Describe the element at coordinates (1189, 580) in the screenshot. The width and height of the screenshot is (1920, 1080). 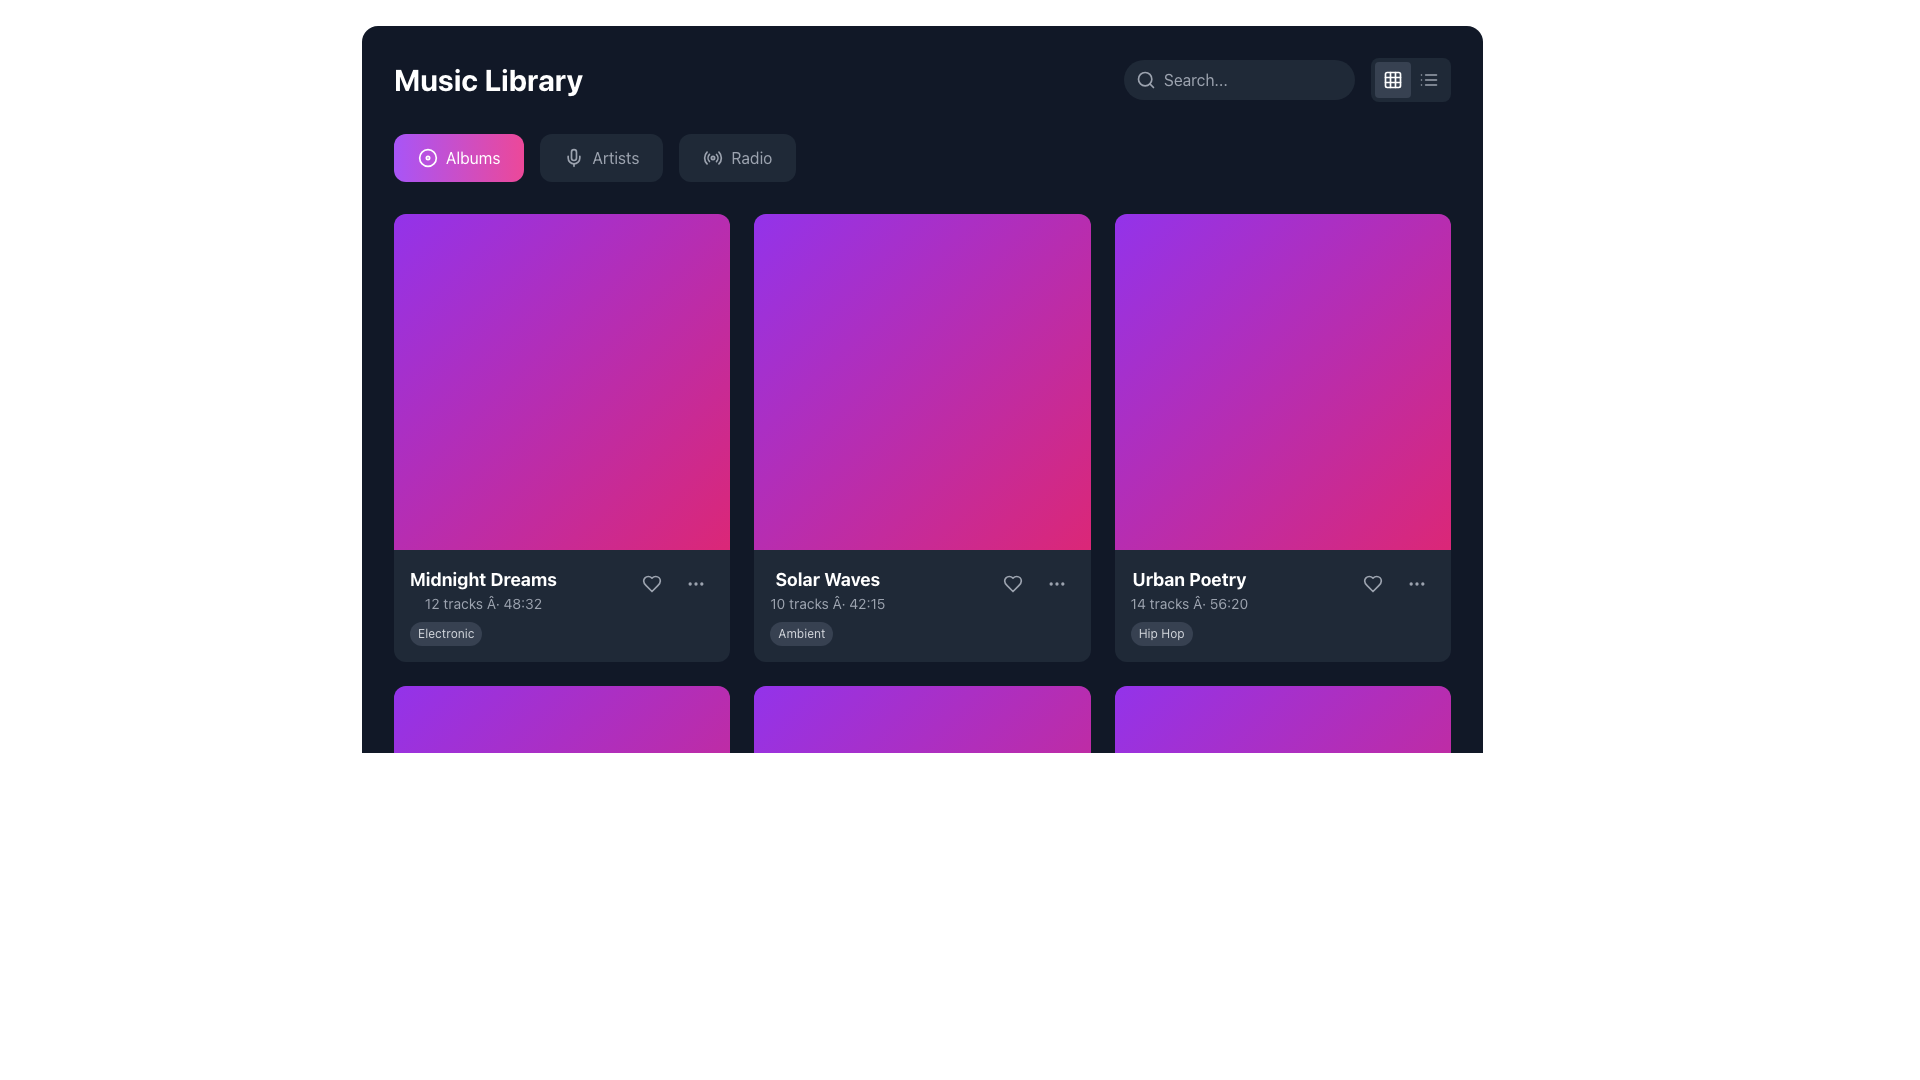
I see `the large white text label 'Urban Poetry'` at that location.